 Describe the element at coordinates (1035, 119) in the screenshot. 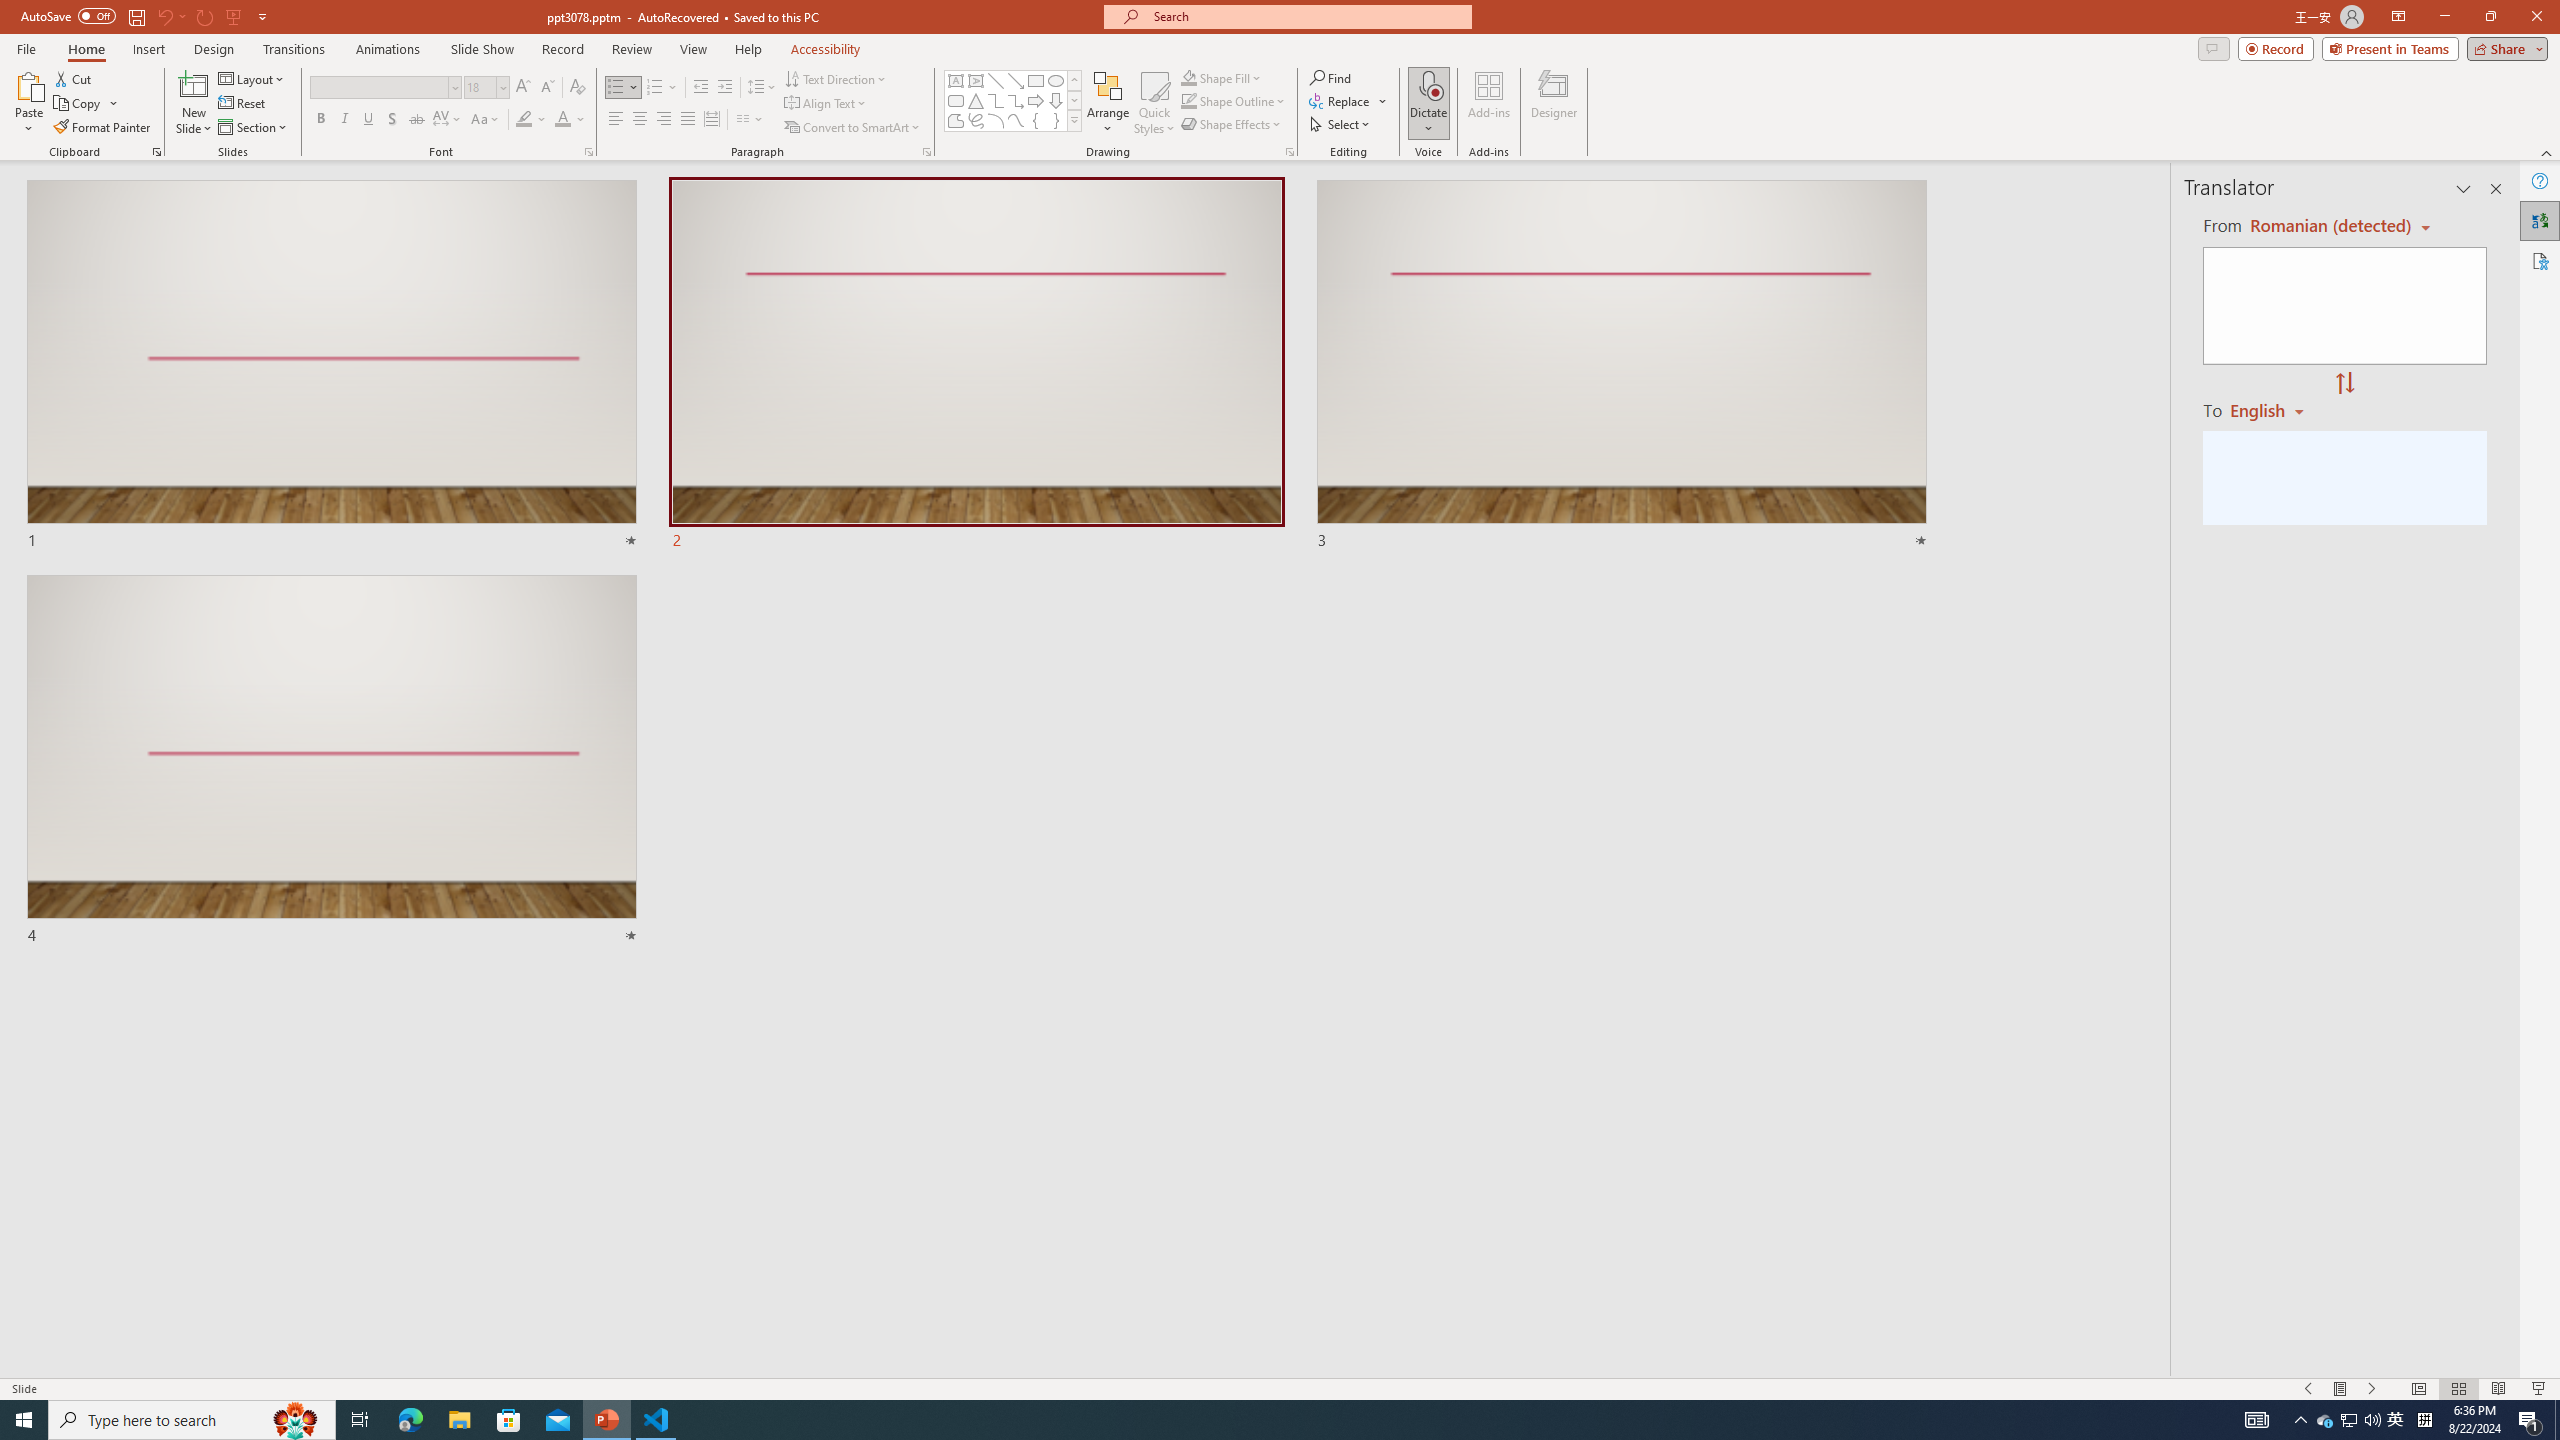

I see `'Left Brace'` at that location.